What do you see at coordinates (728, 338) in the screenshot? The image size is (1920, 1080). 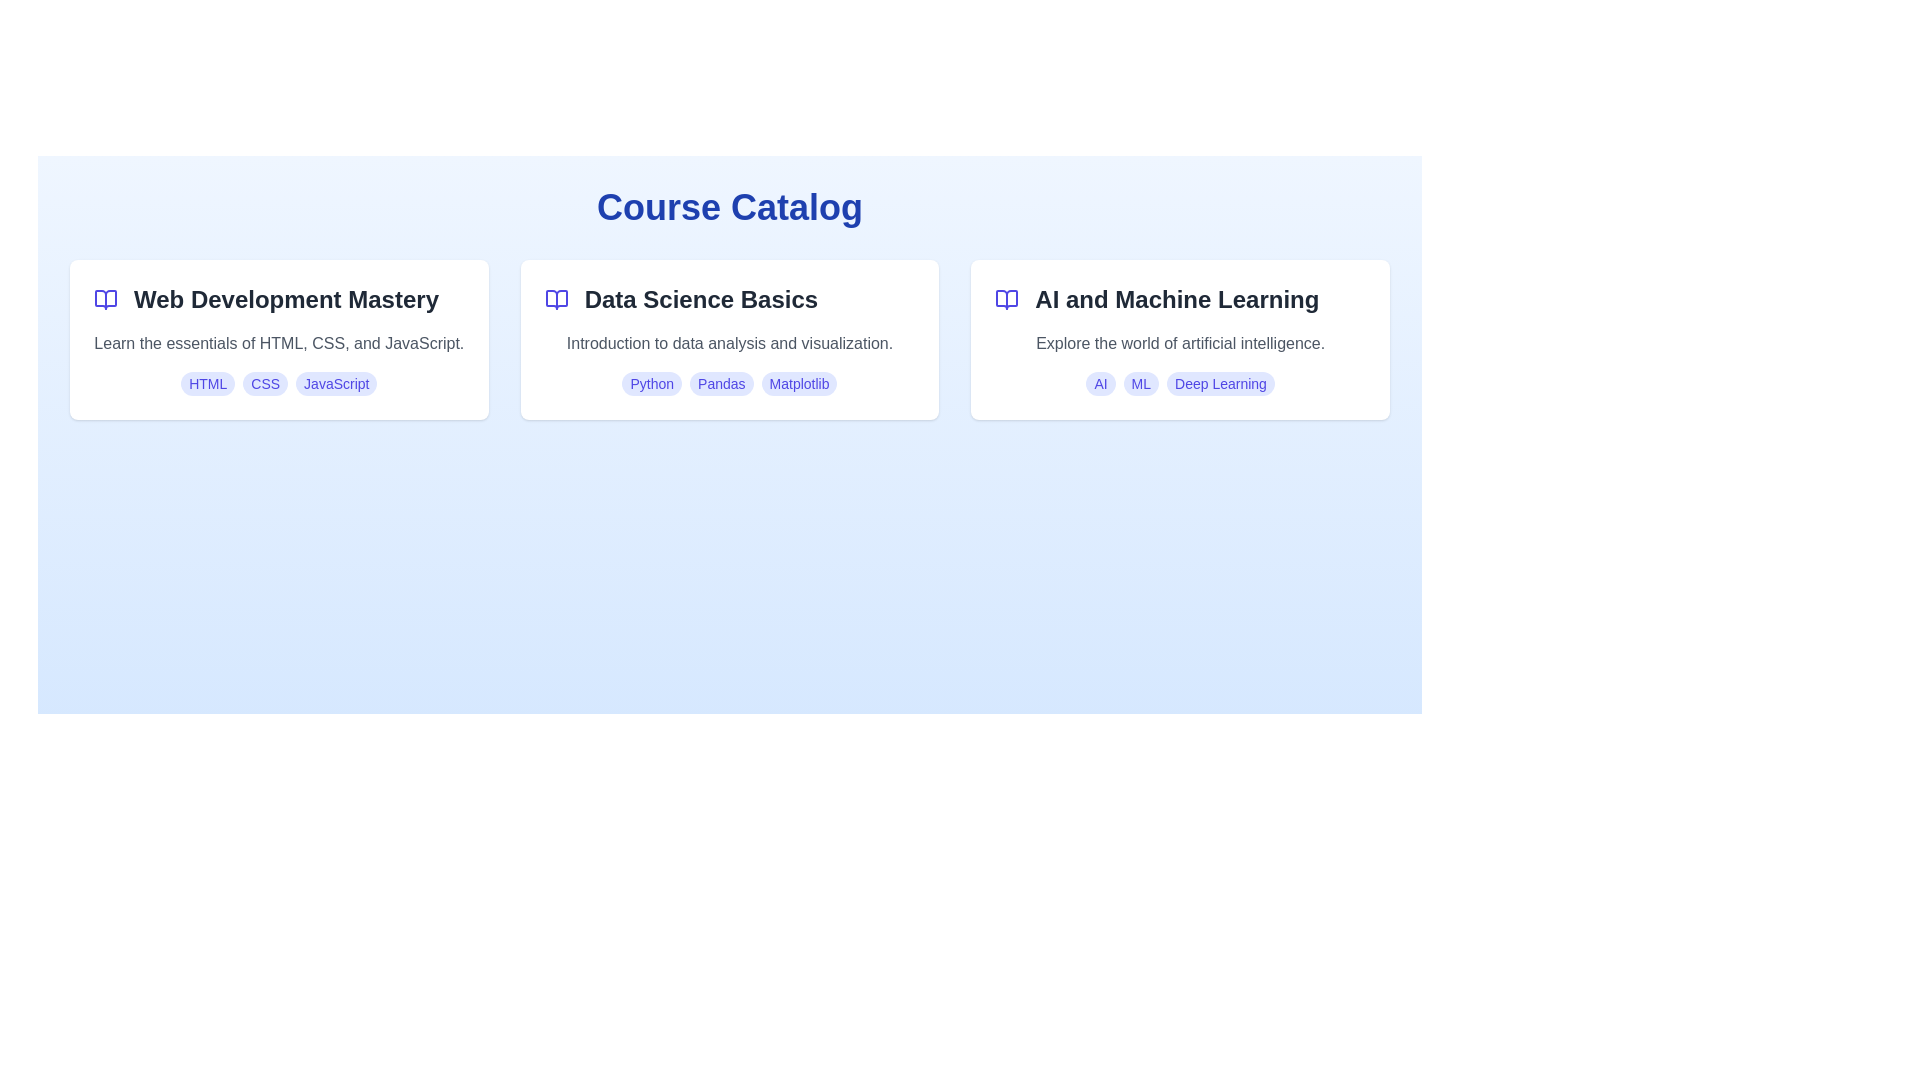 I see `the informational card for 'Data Science Basics' located centrally in the grid layout` at bounding box center [728, 338].